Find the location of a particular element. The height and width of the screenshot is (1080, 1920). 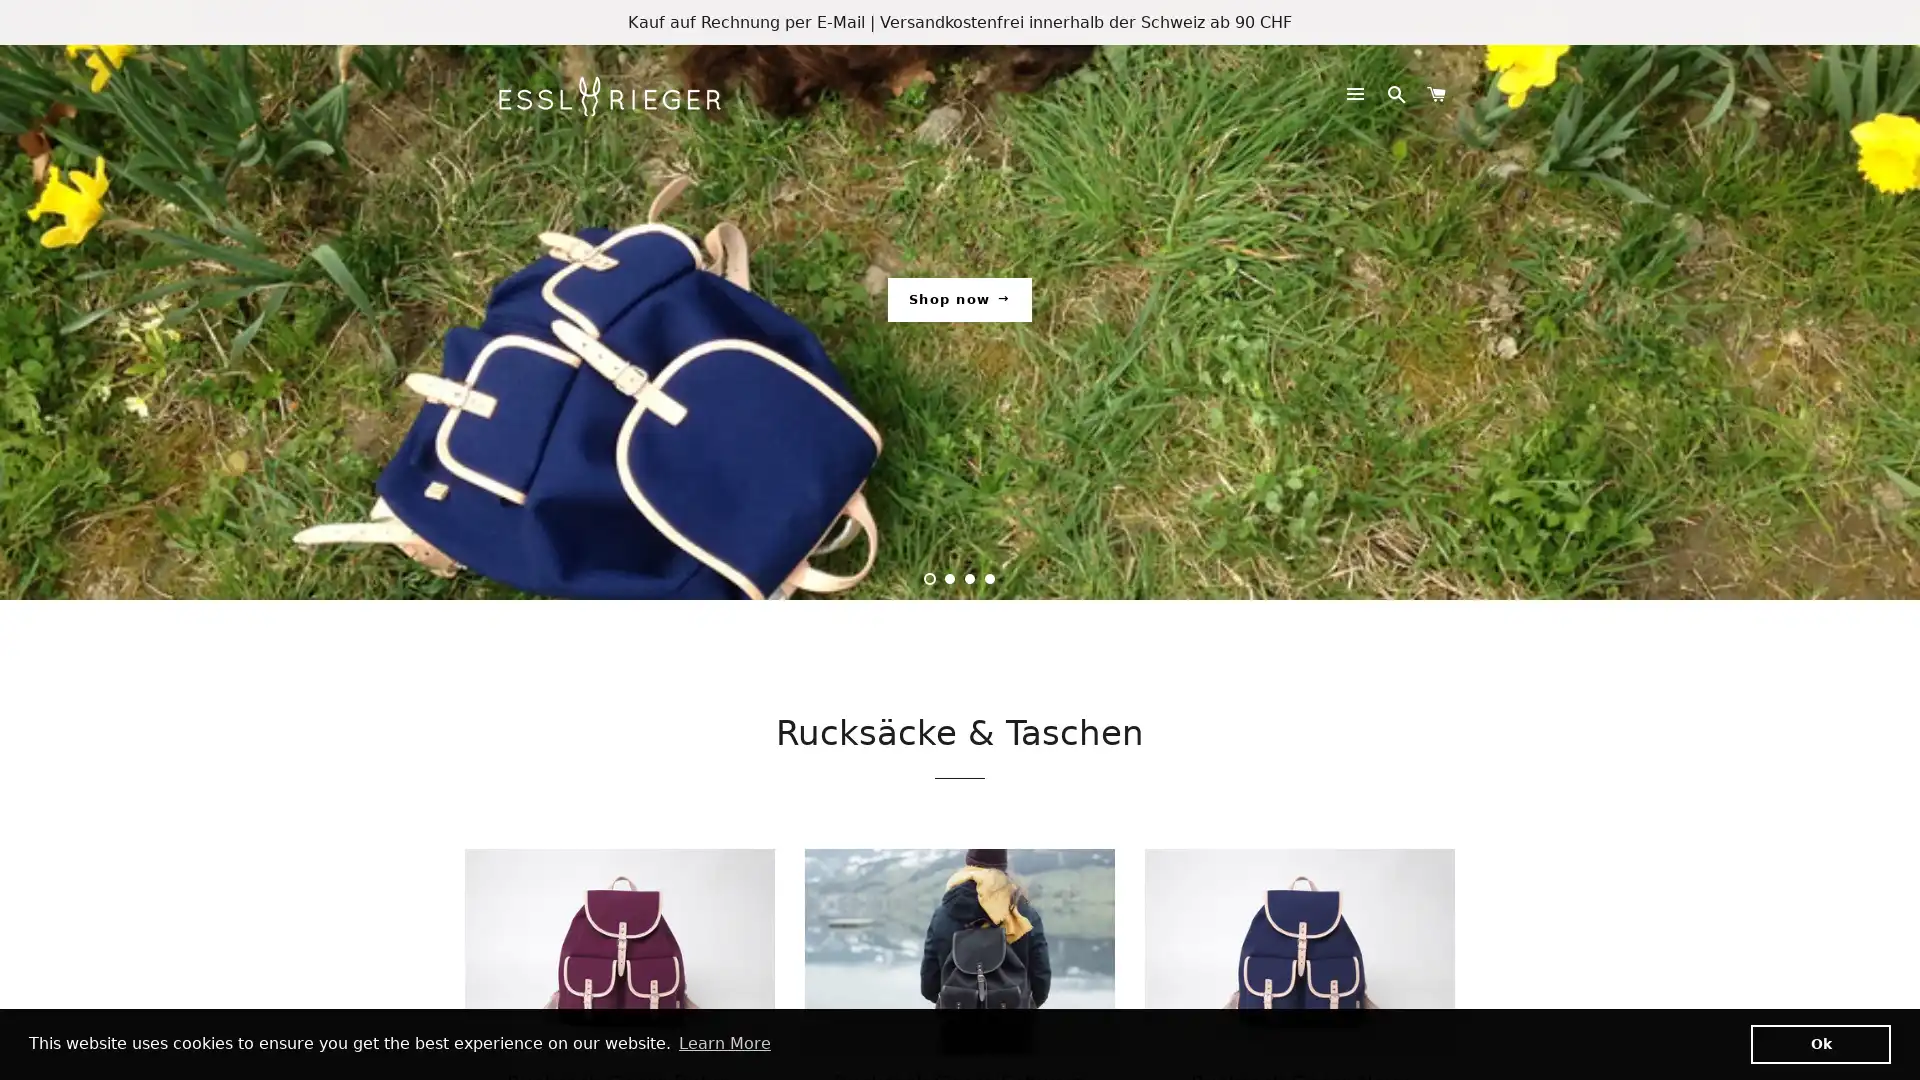

3 is located at coordinates (969, 1056).